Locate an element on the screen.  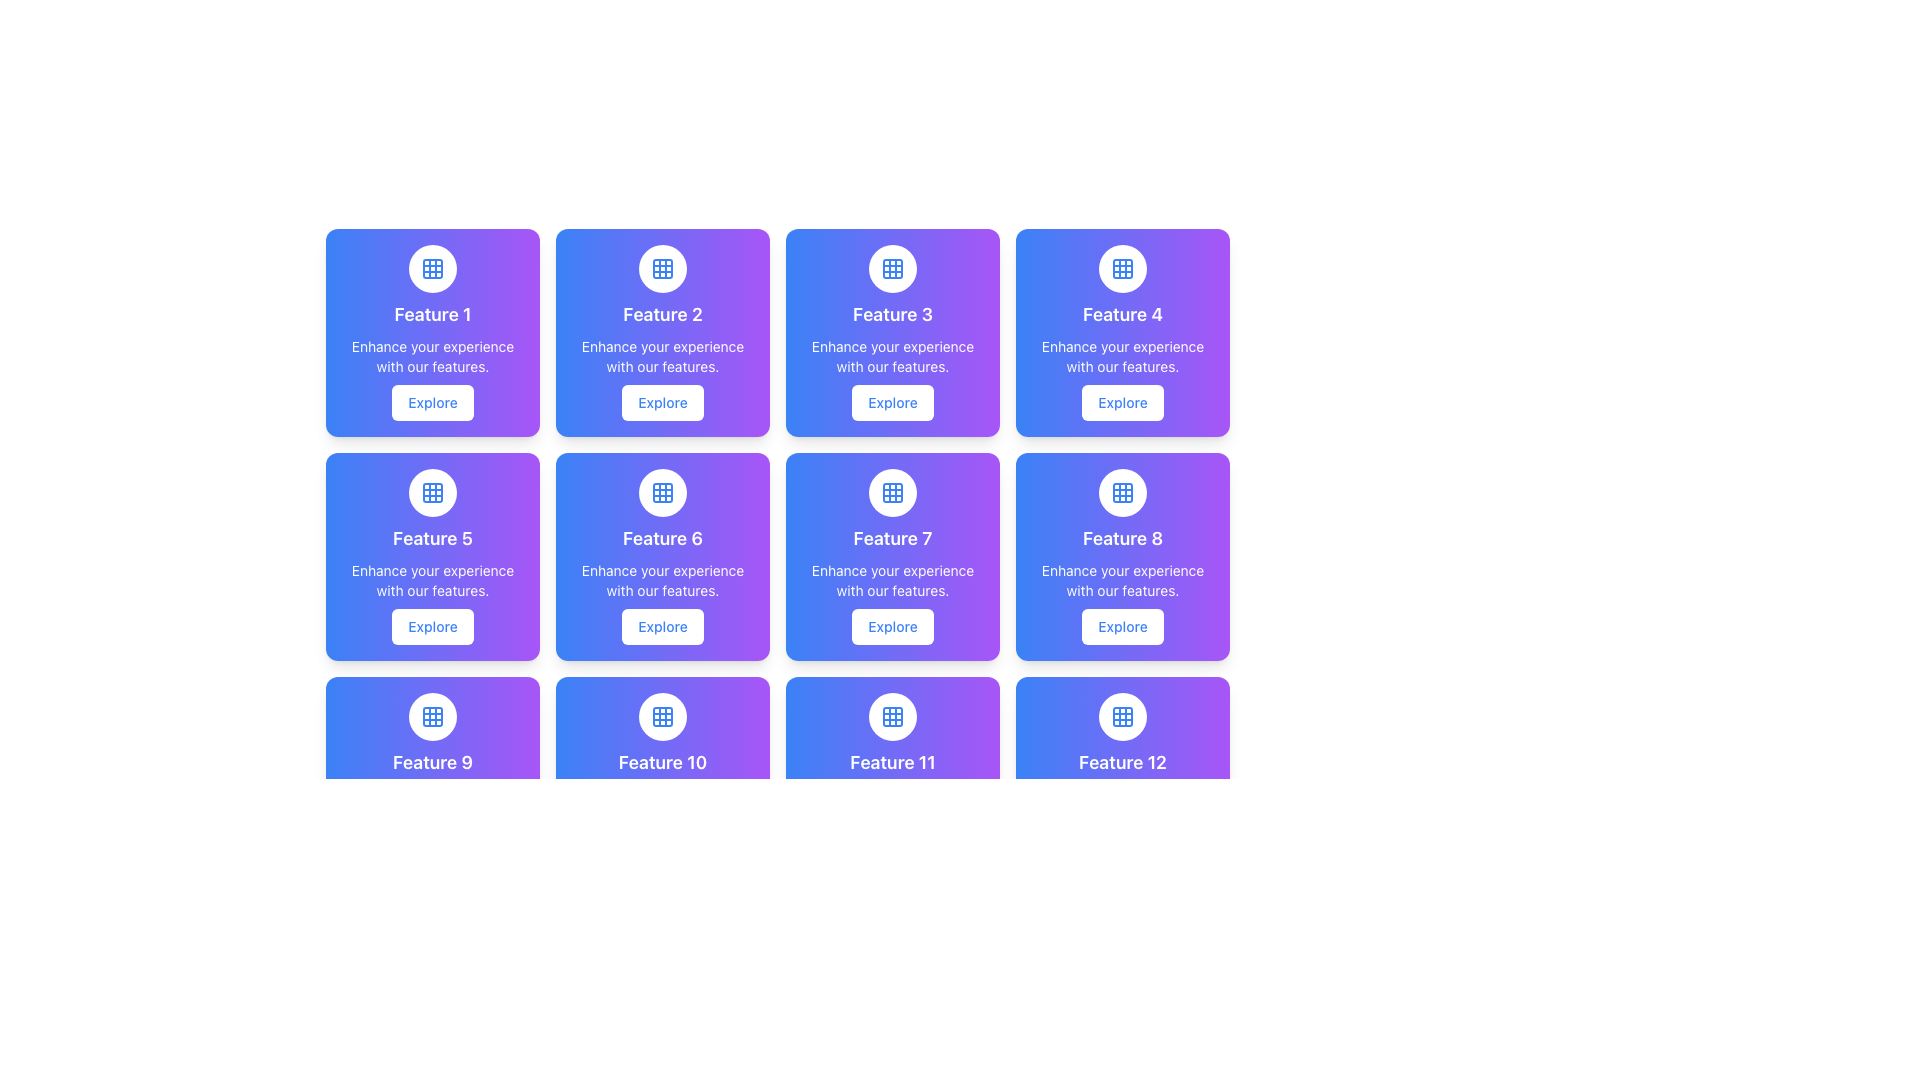
the decorative square located at the center of the grid icon in the Feature 5 block, which is positioned above the text and button is located at coordinates (431, 493).